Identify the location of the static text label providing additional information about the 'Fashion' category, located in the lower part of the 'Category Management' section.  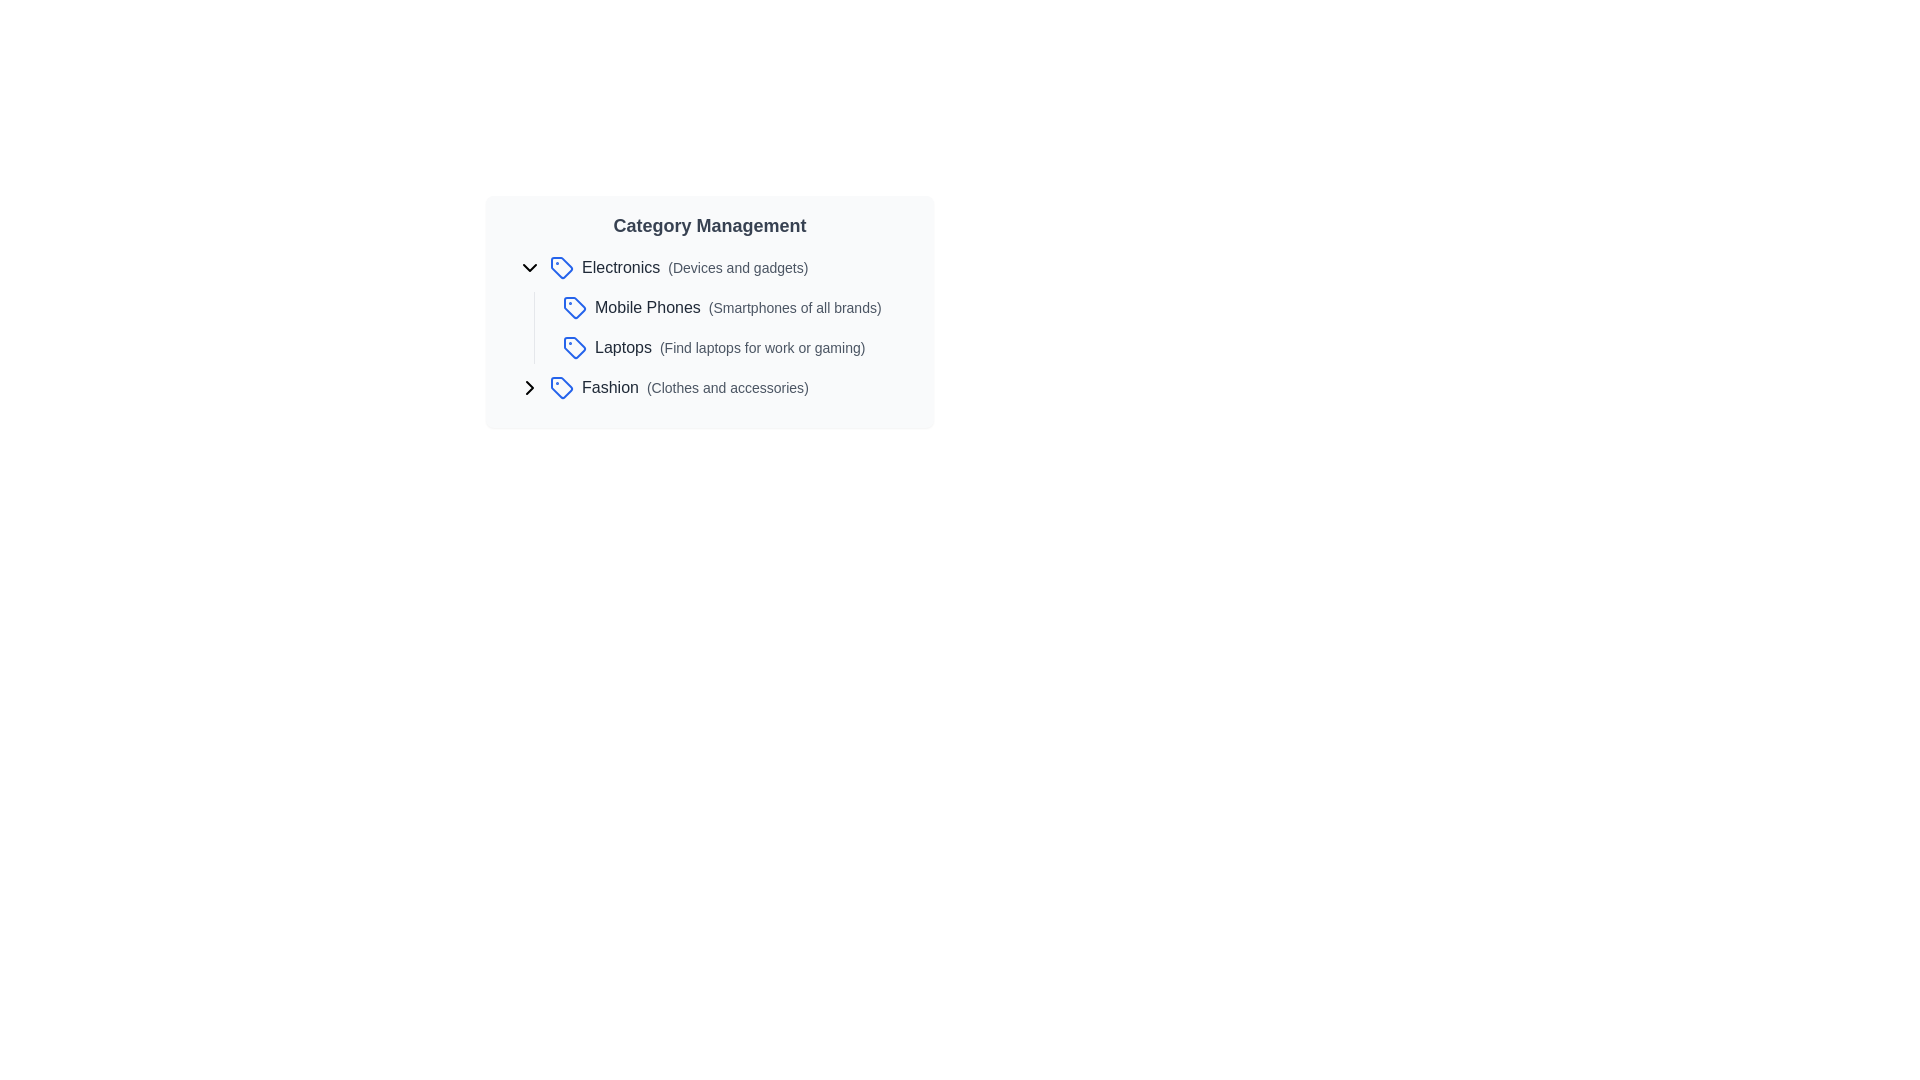
(726, 388).